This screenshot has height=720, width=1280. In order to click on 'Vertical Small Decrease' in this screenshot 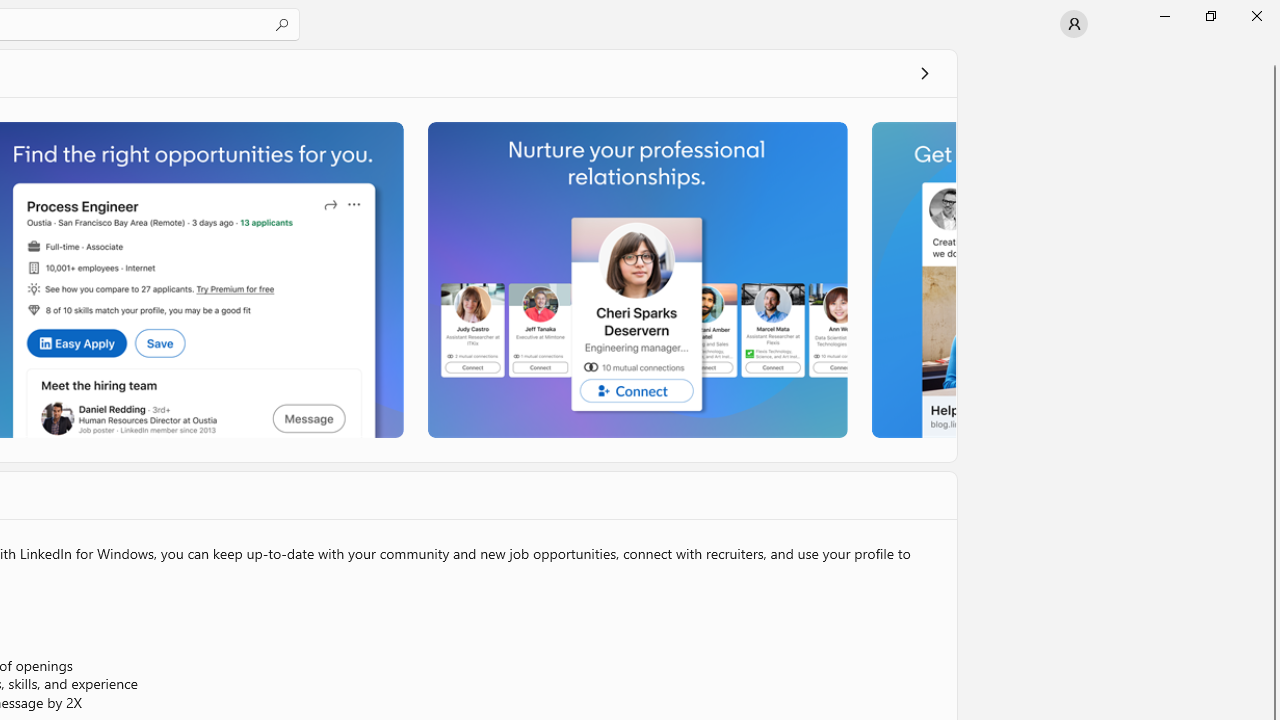, I will do `click(1271, 54)`.